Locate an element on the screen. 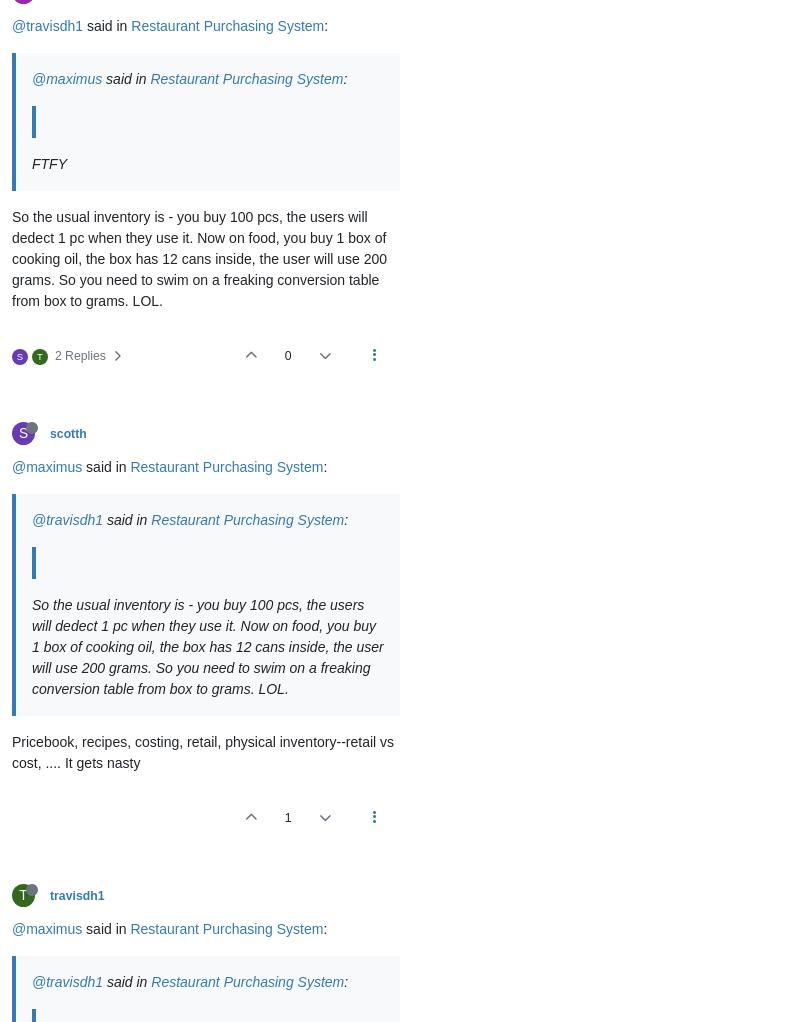 This screenshot has height=1022, width=812. 'FTFY' is located at coordinates (49, 163).